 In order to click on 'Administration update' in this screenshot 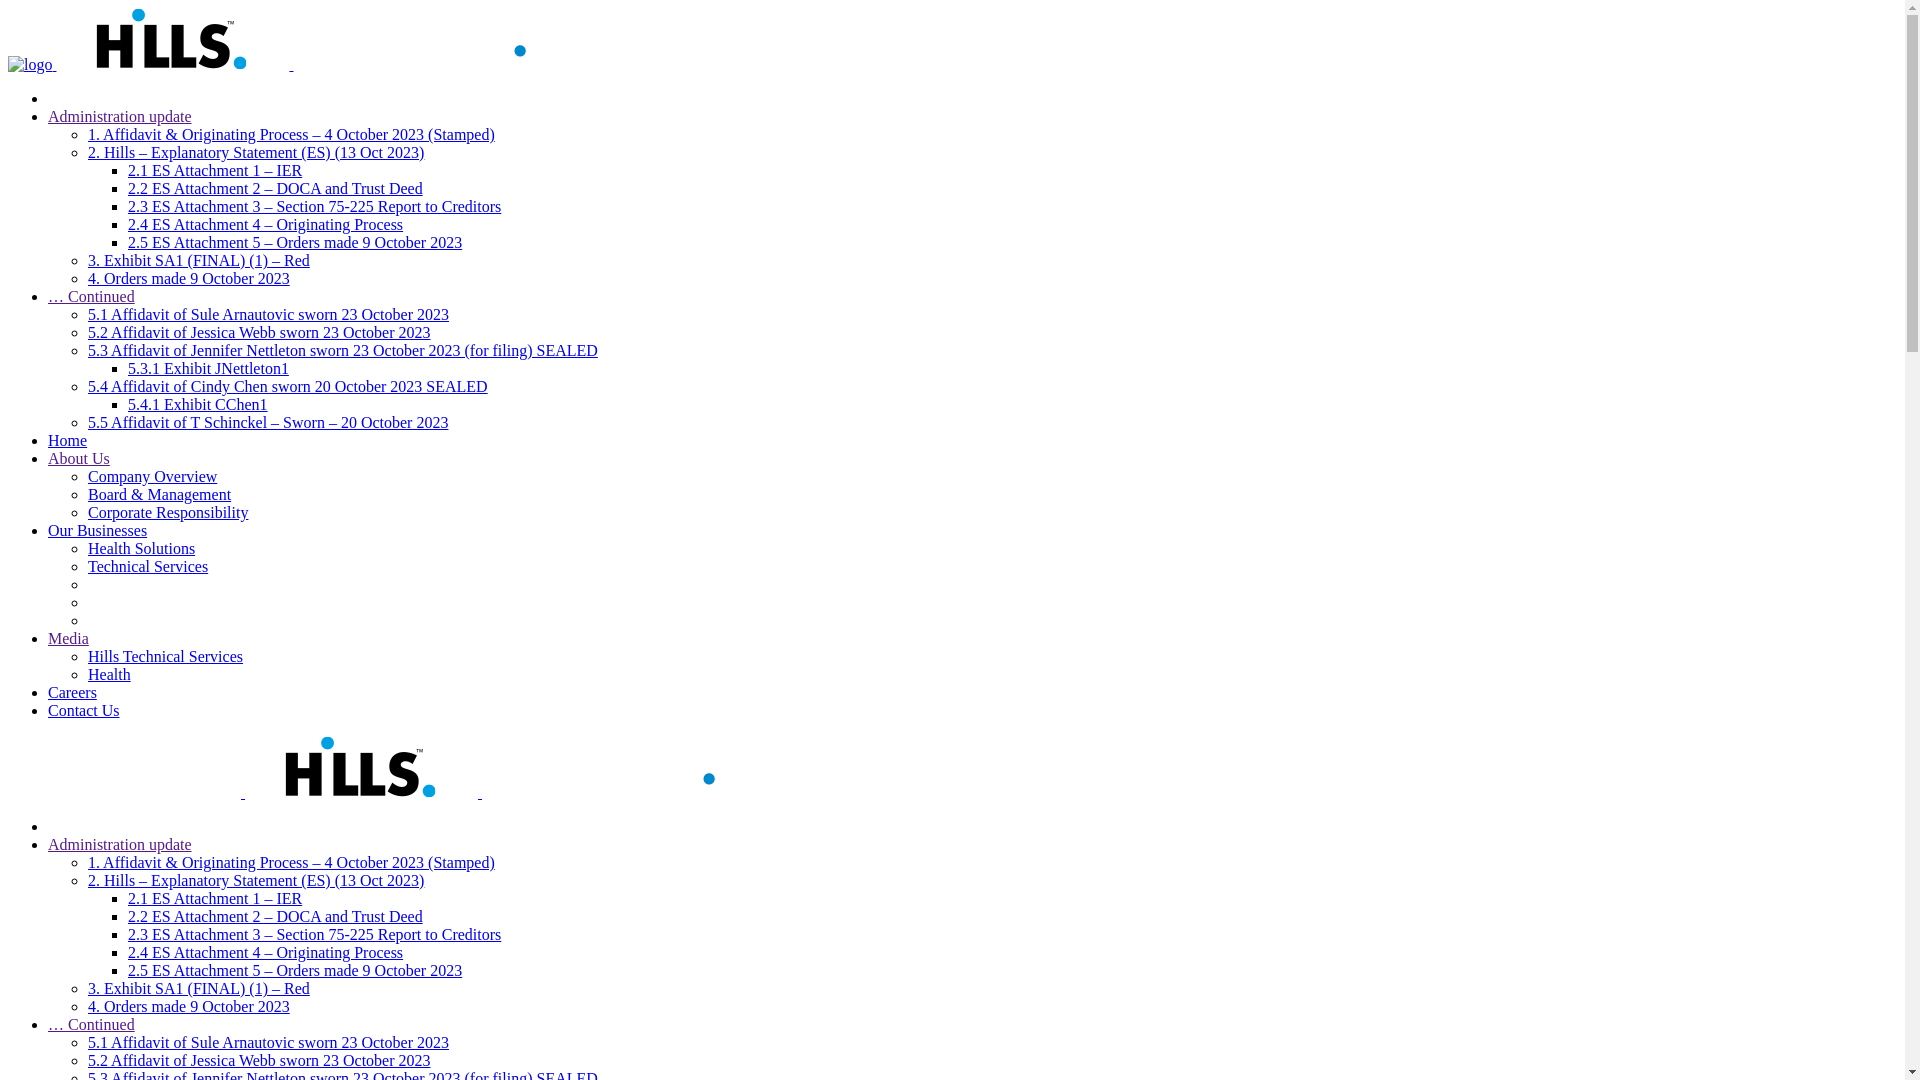, I will do `click(119, 116)`.